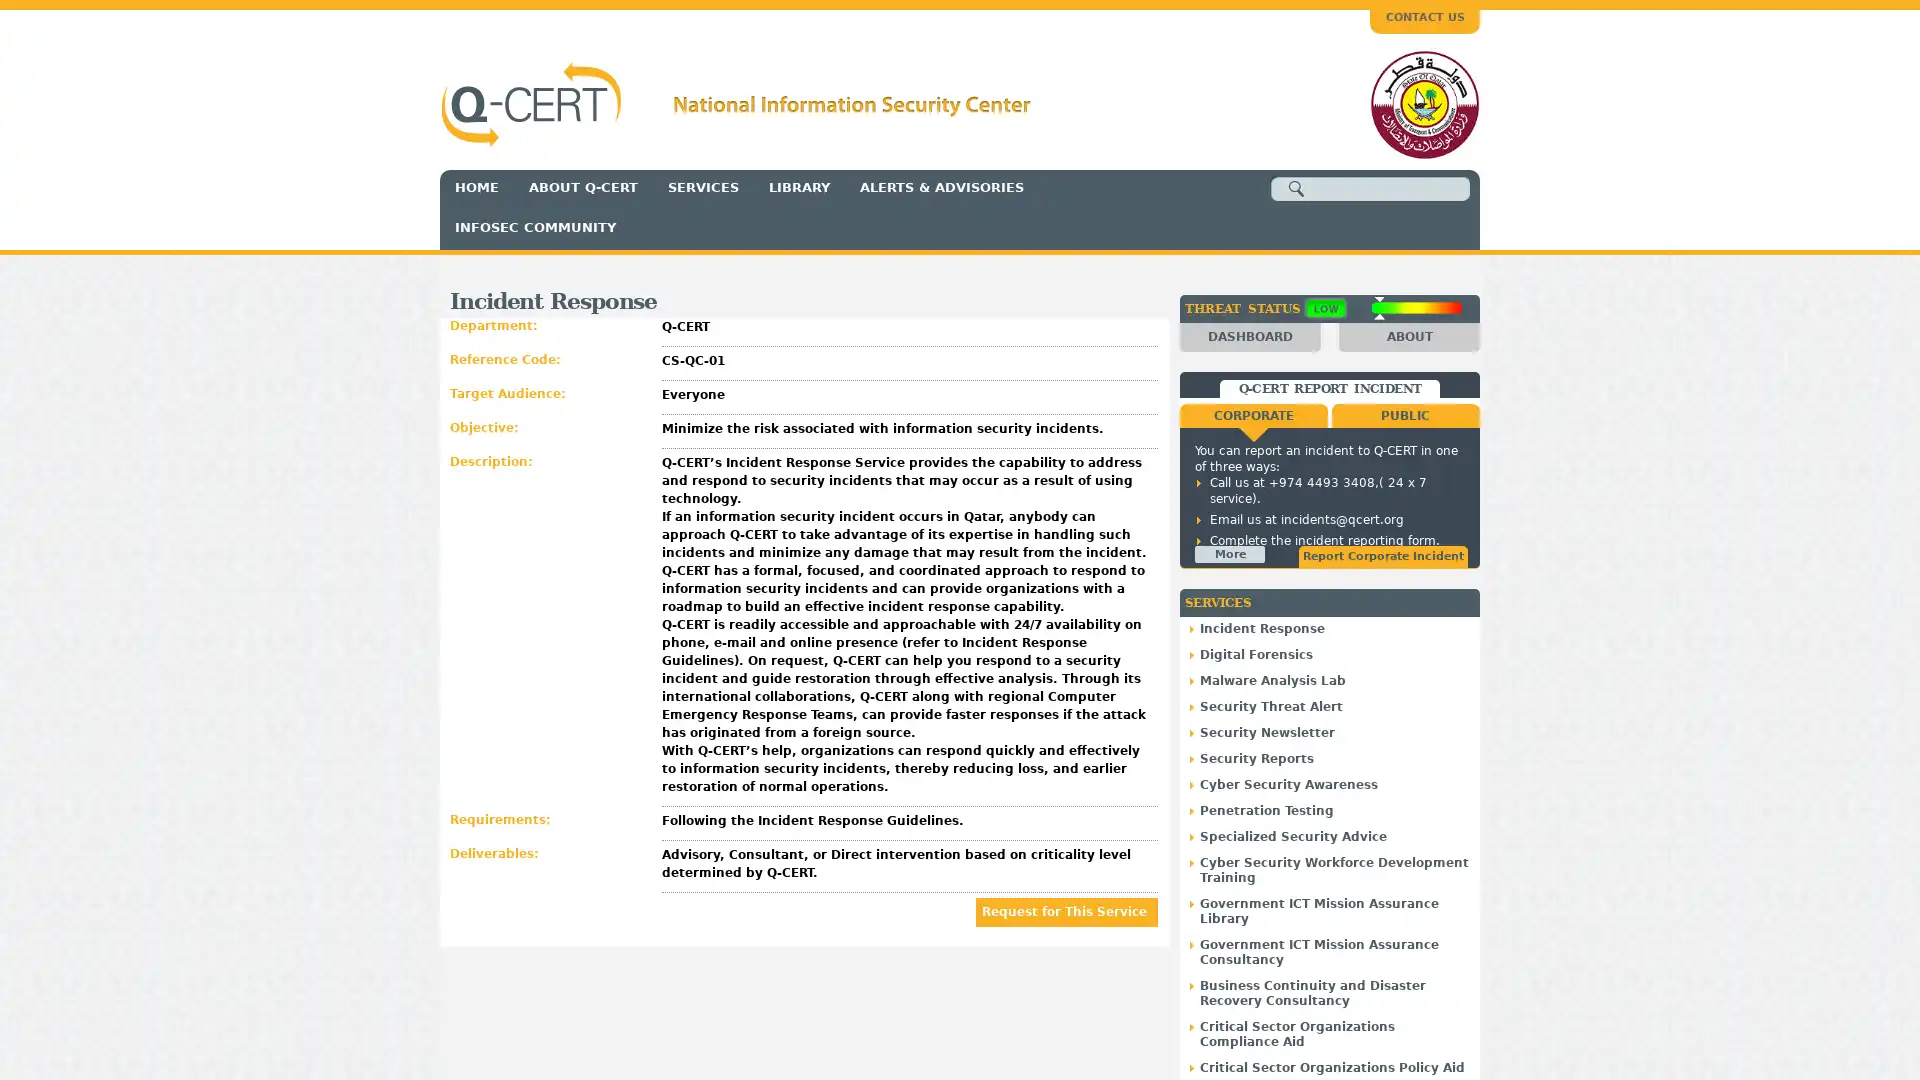 This screenshot has height=1080, width=1920. I want to click on Search, so click(1296, 189).